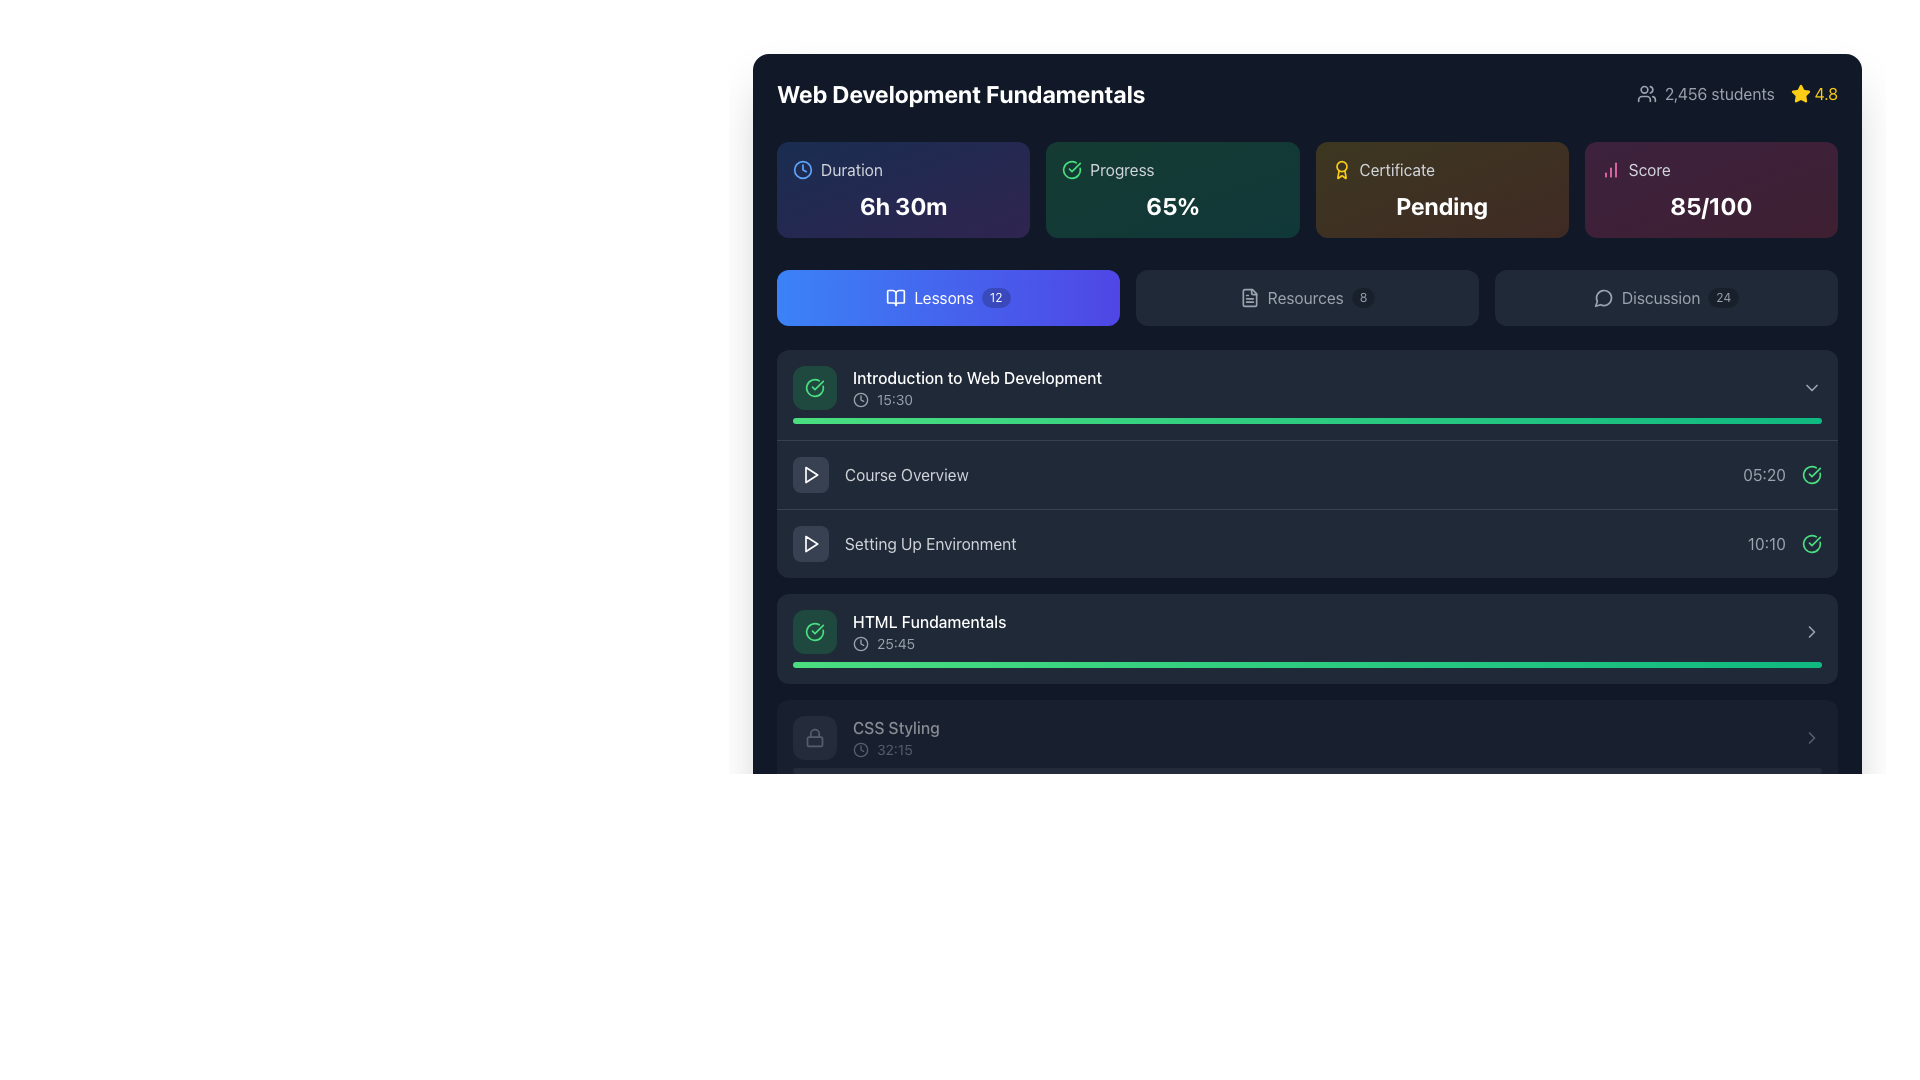  Describe the element at coordinates (1800, 93) in the screenshot. I see `the rating icon located in the top-right corner of the interface, adjacent to the text displaying '4.8', which visually represents user feedback or evaluation` at that location.